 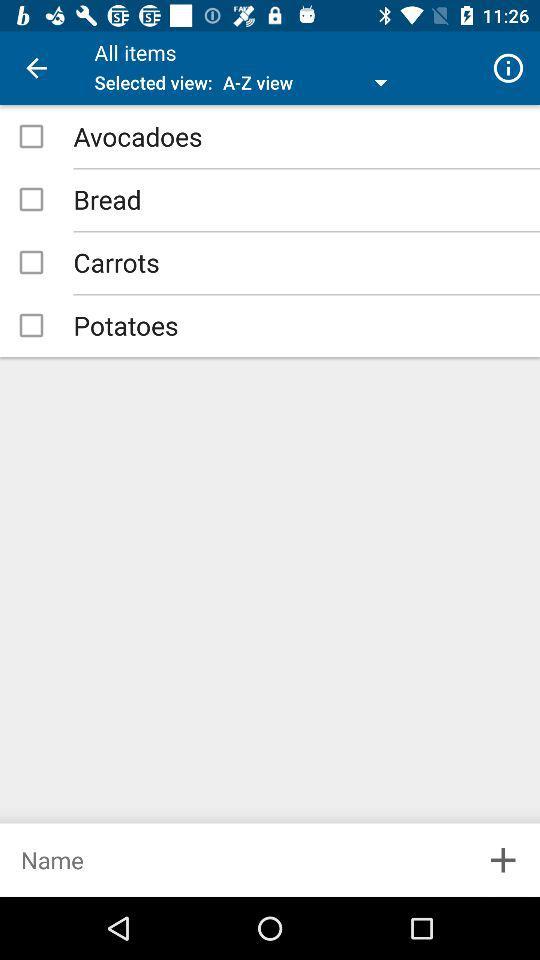 I want to click on new list item name, so click(x=232, y=859).